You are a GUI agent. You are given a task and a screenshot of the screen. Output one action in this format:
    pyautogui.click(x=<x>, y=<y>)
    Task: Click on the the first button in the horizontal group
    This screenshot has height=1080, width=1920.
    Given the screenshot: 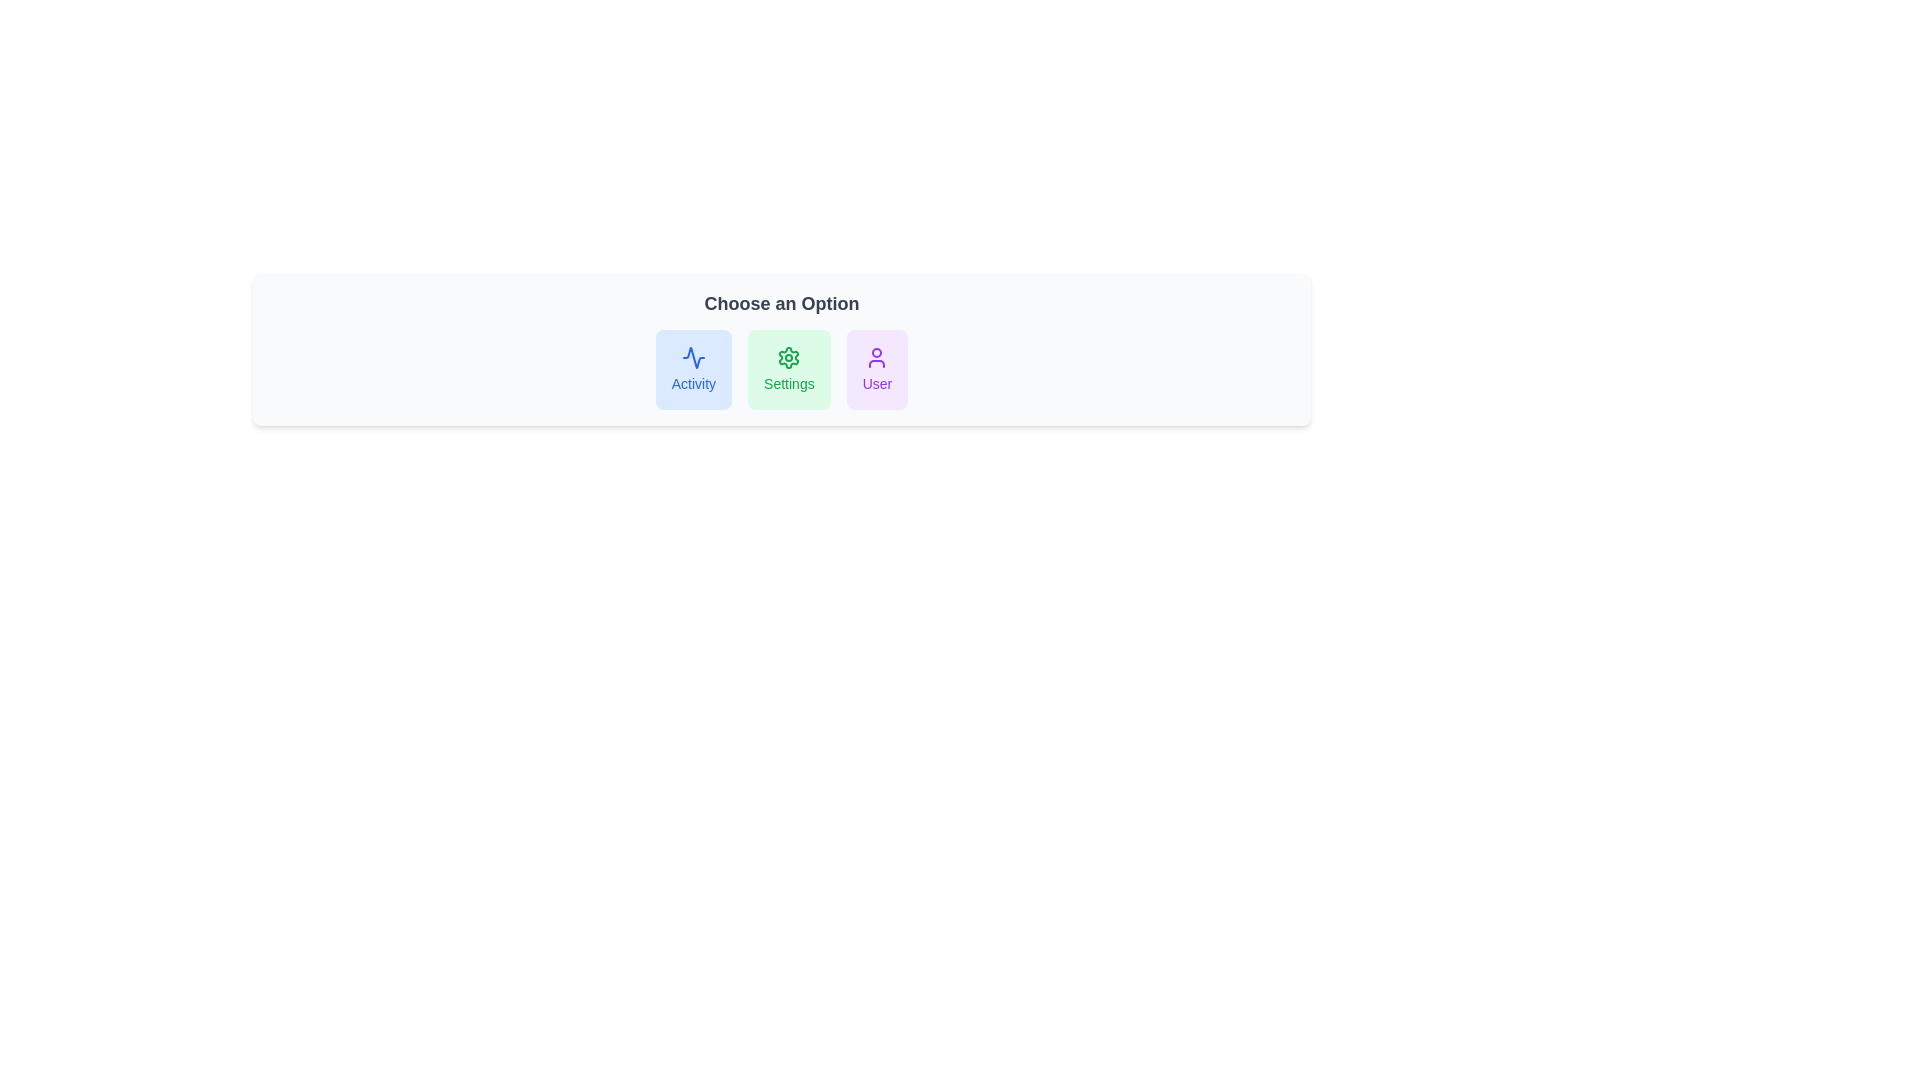 What is the action you would take?
    pyautogui.click(x=693, y=370)
    